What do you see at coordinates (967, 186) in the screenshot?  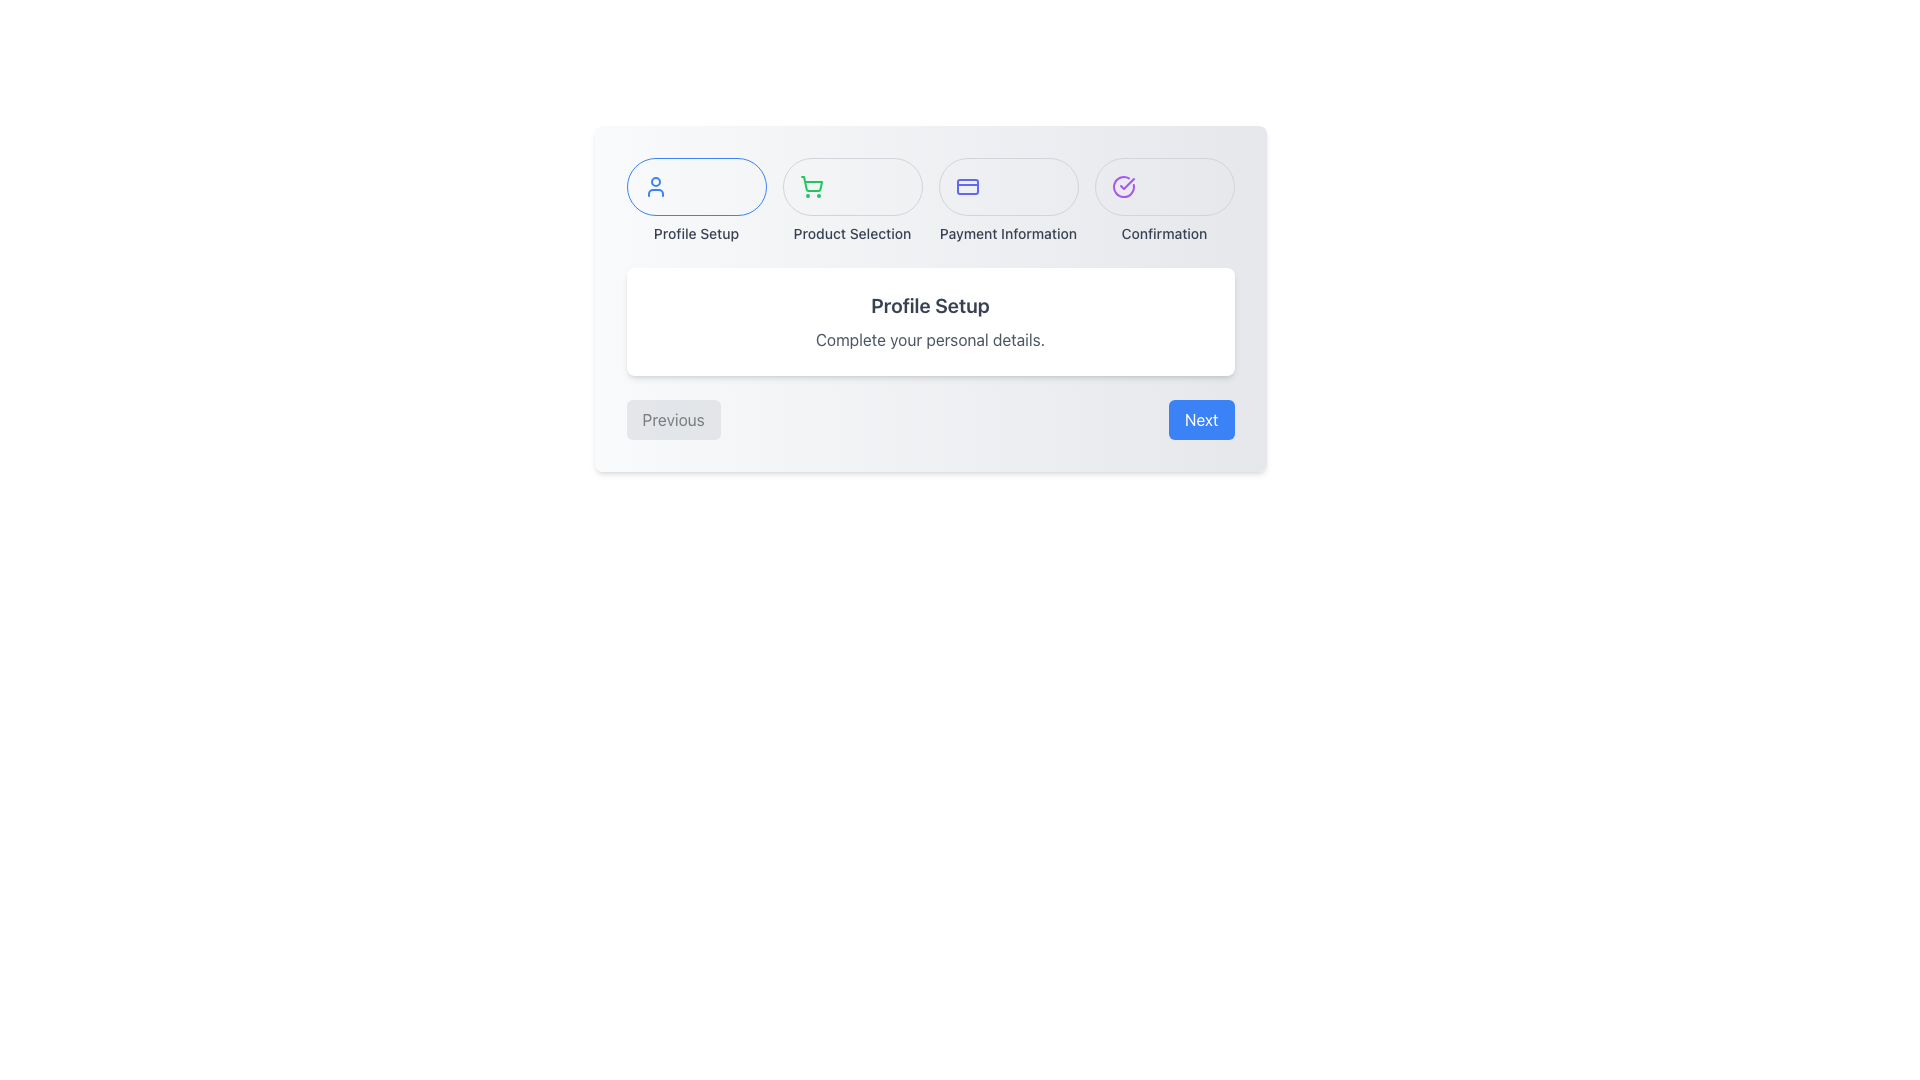 I see `the decorative rectangular part of the credit card icon located in the 'Payment Information' section of the navigation stepper` at bounding box center [967, 186].